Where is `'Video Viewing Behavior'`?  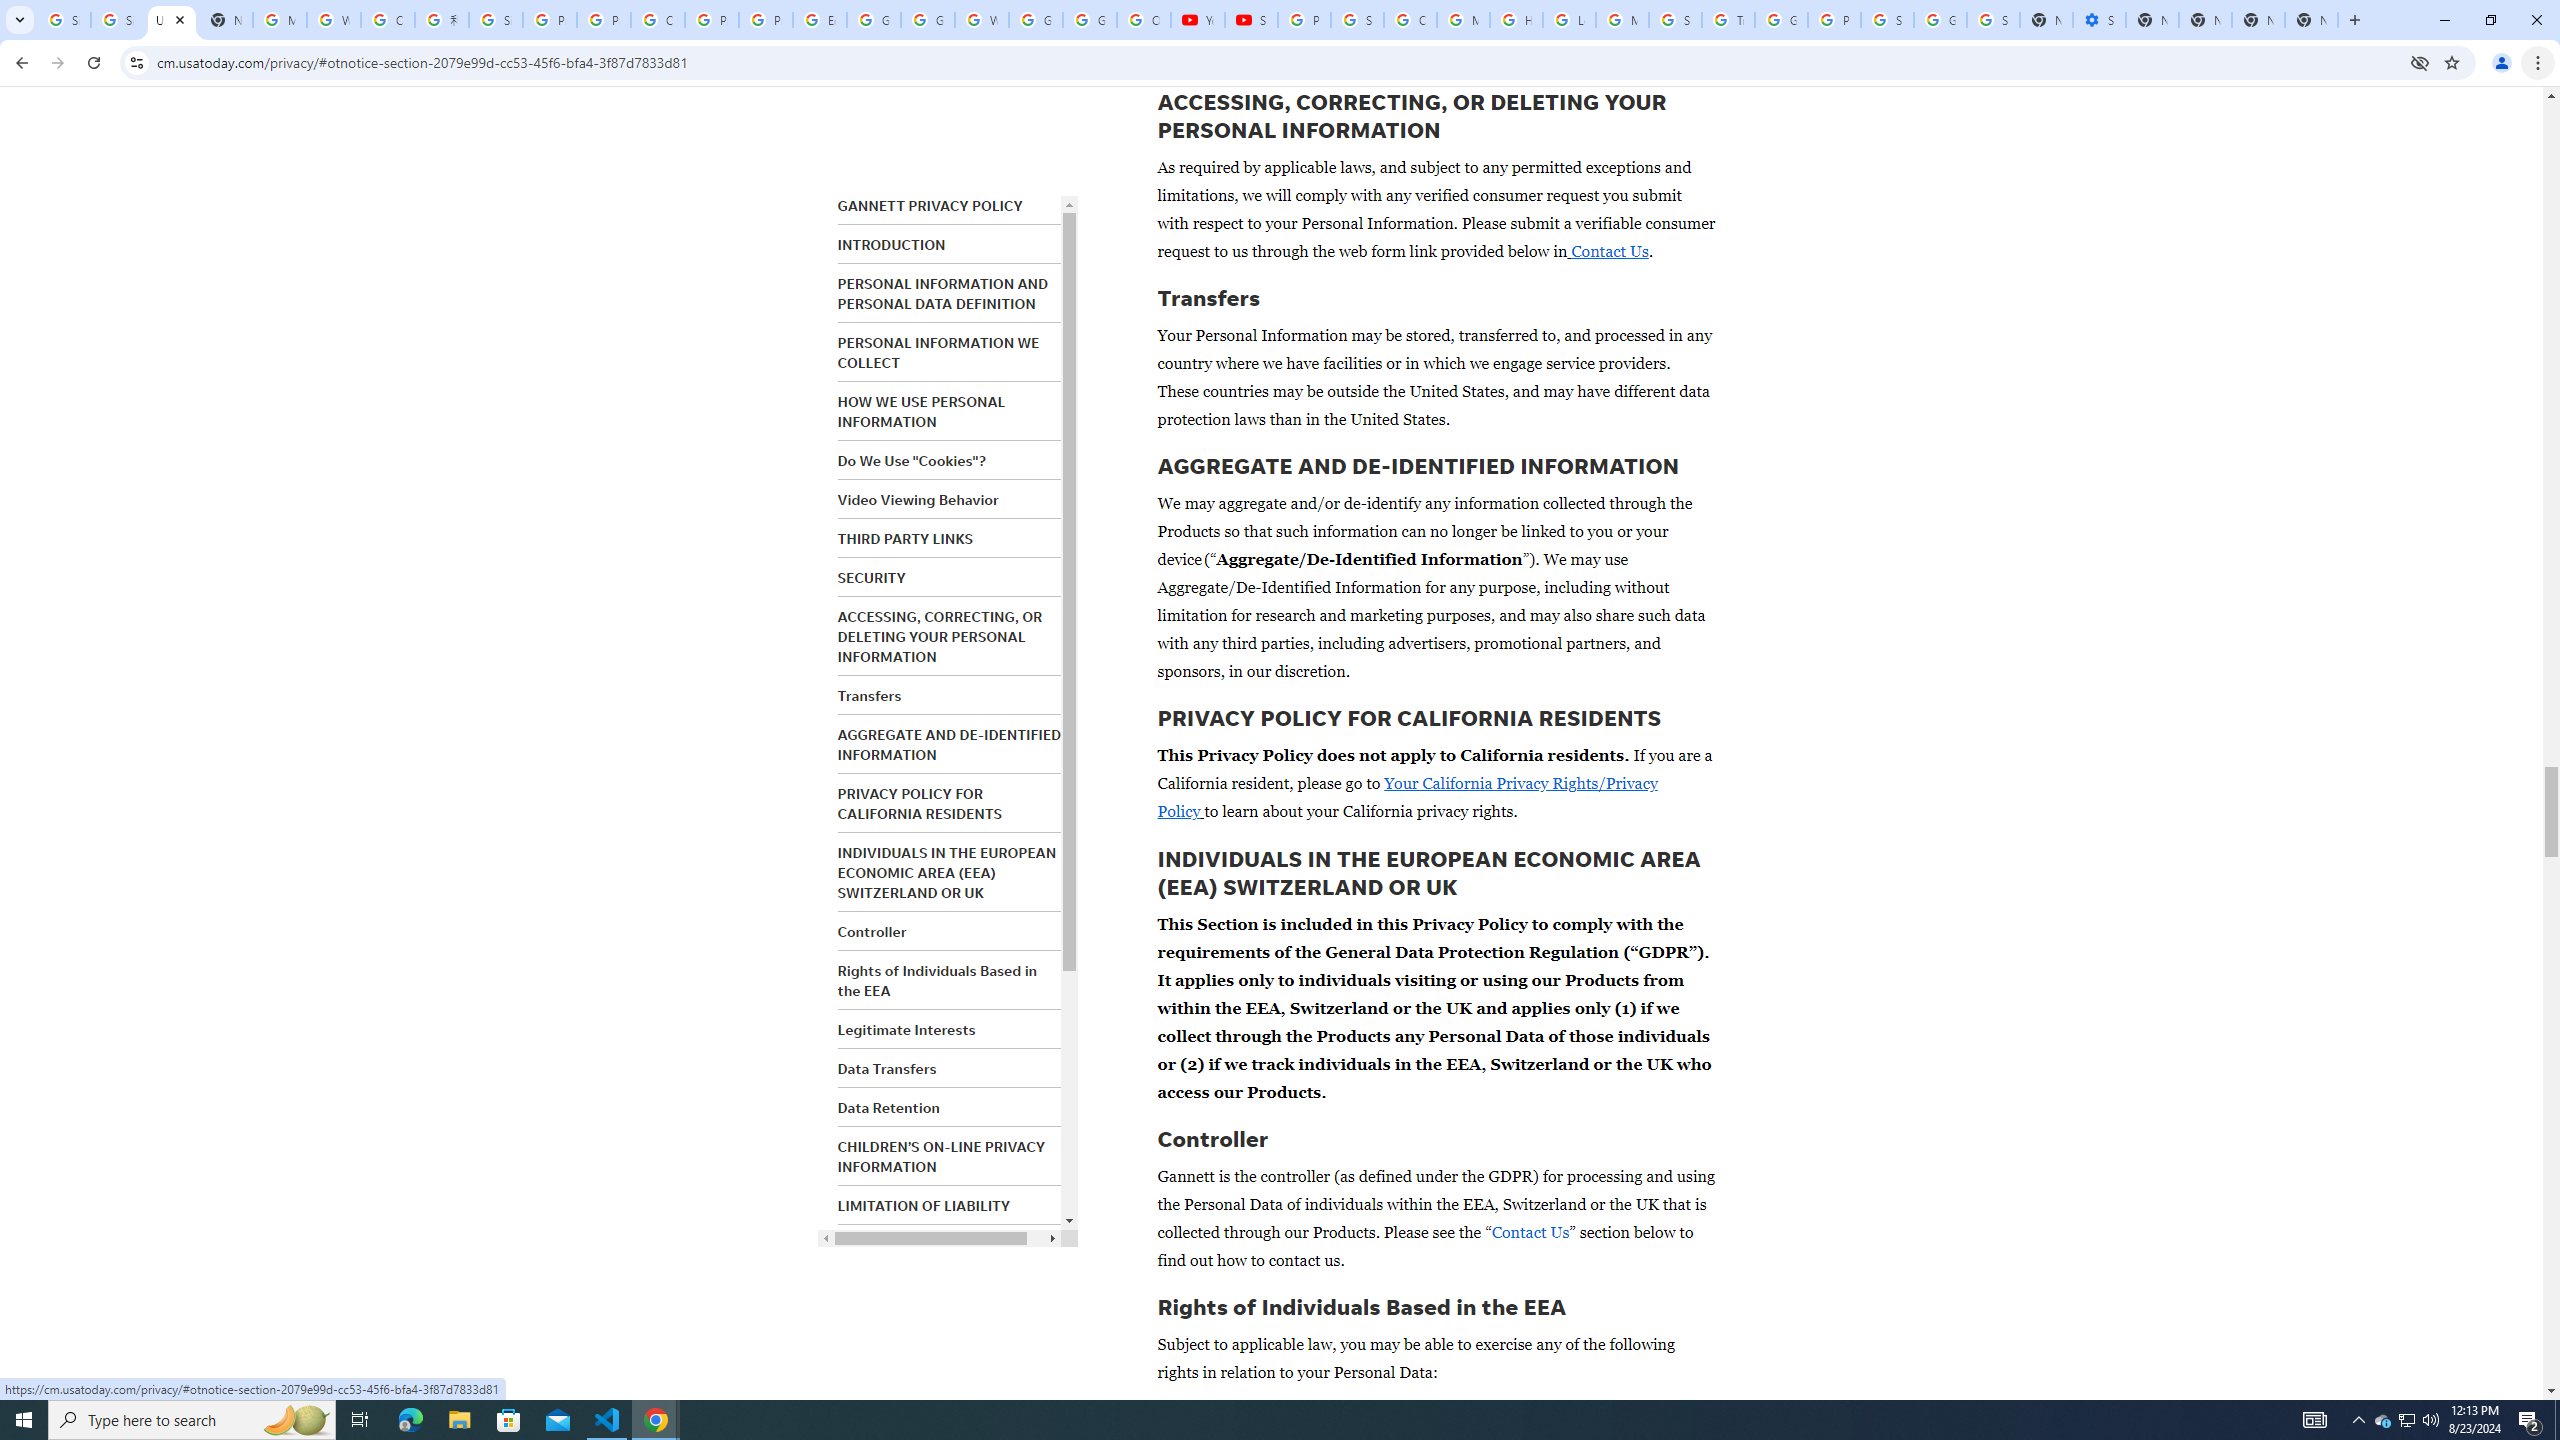
'Video Viewing Behavior' is located at coordinates (917, 498).